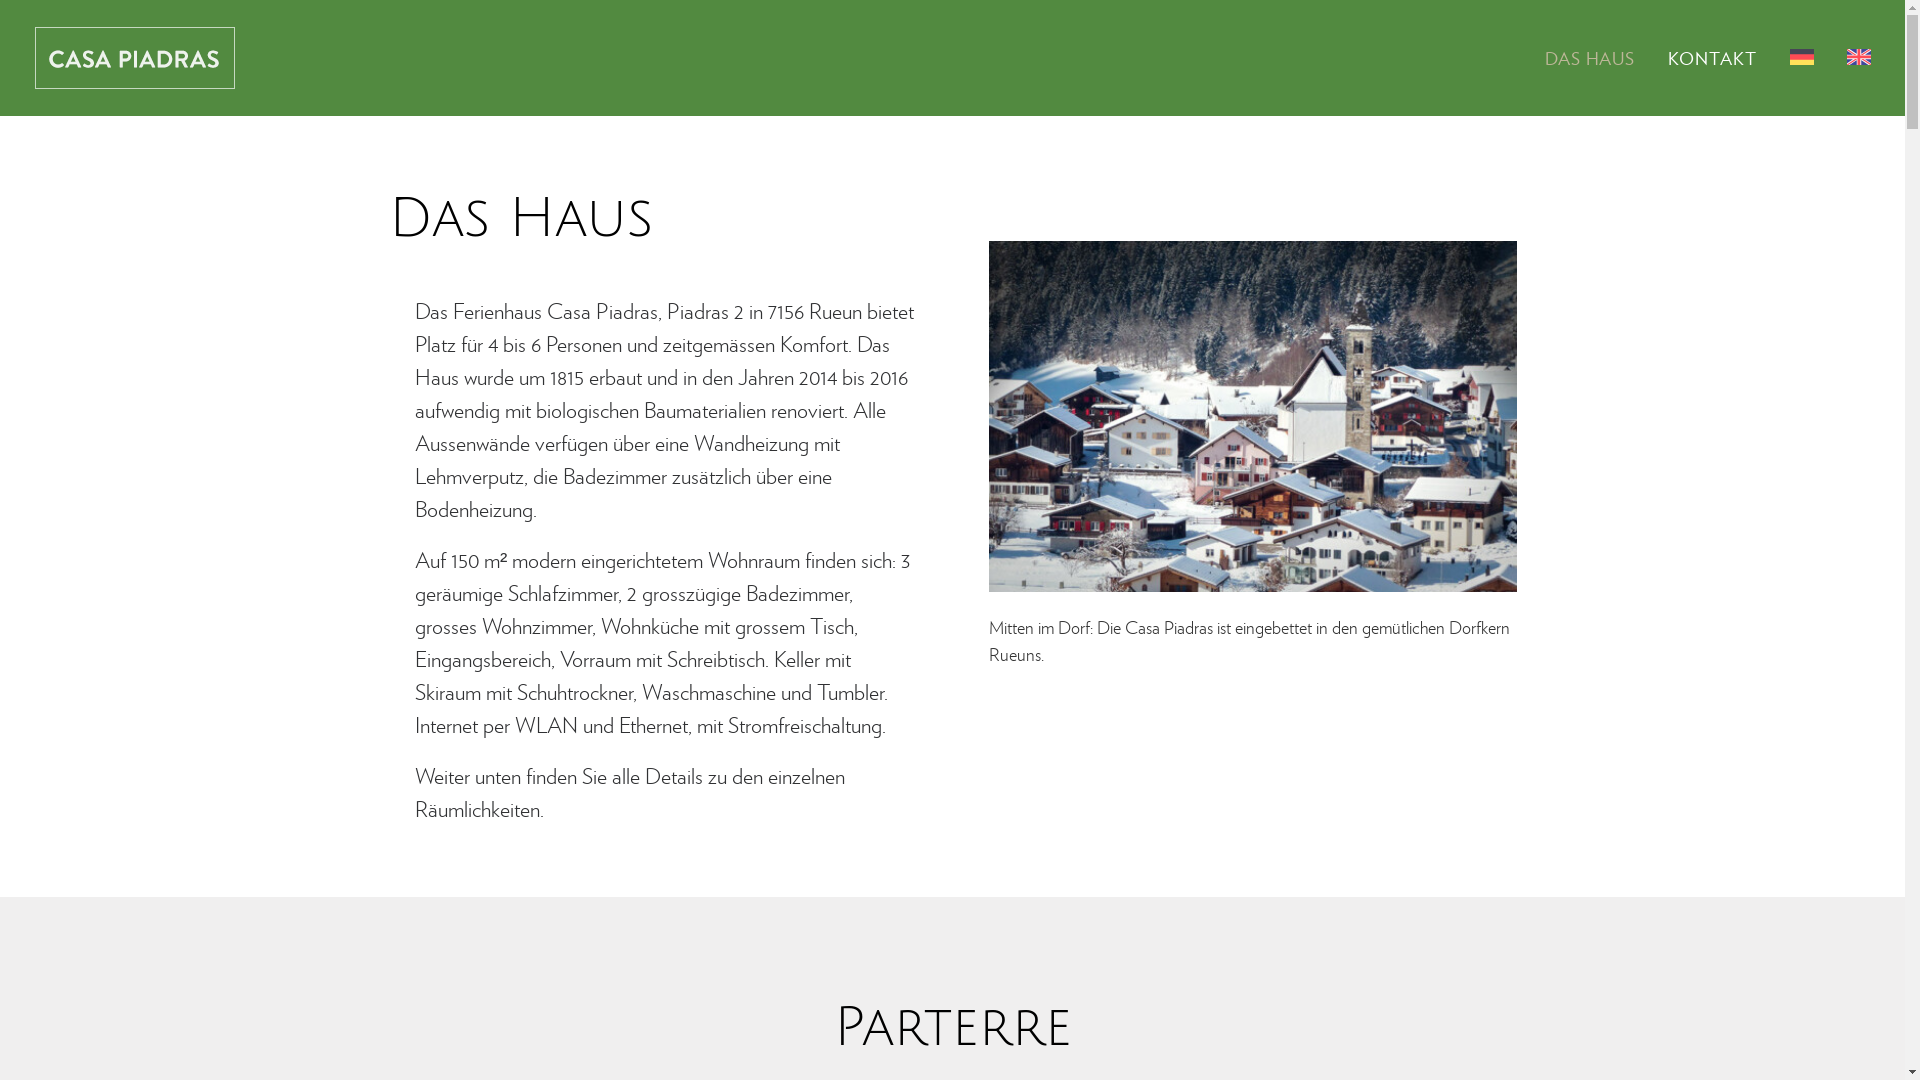  Describe the element at coordinates (1801, 56) in the screenshot. I see `'<img src="/wp-content/polylang/de_DE.png" alt="Deutsch" />'` at that location.